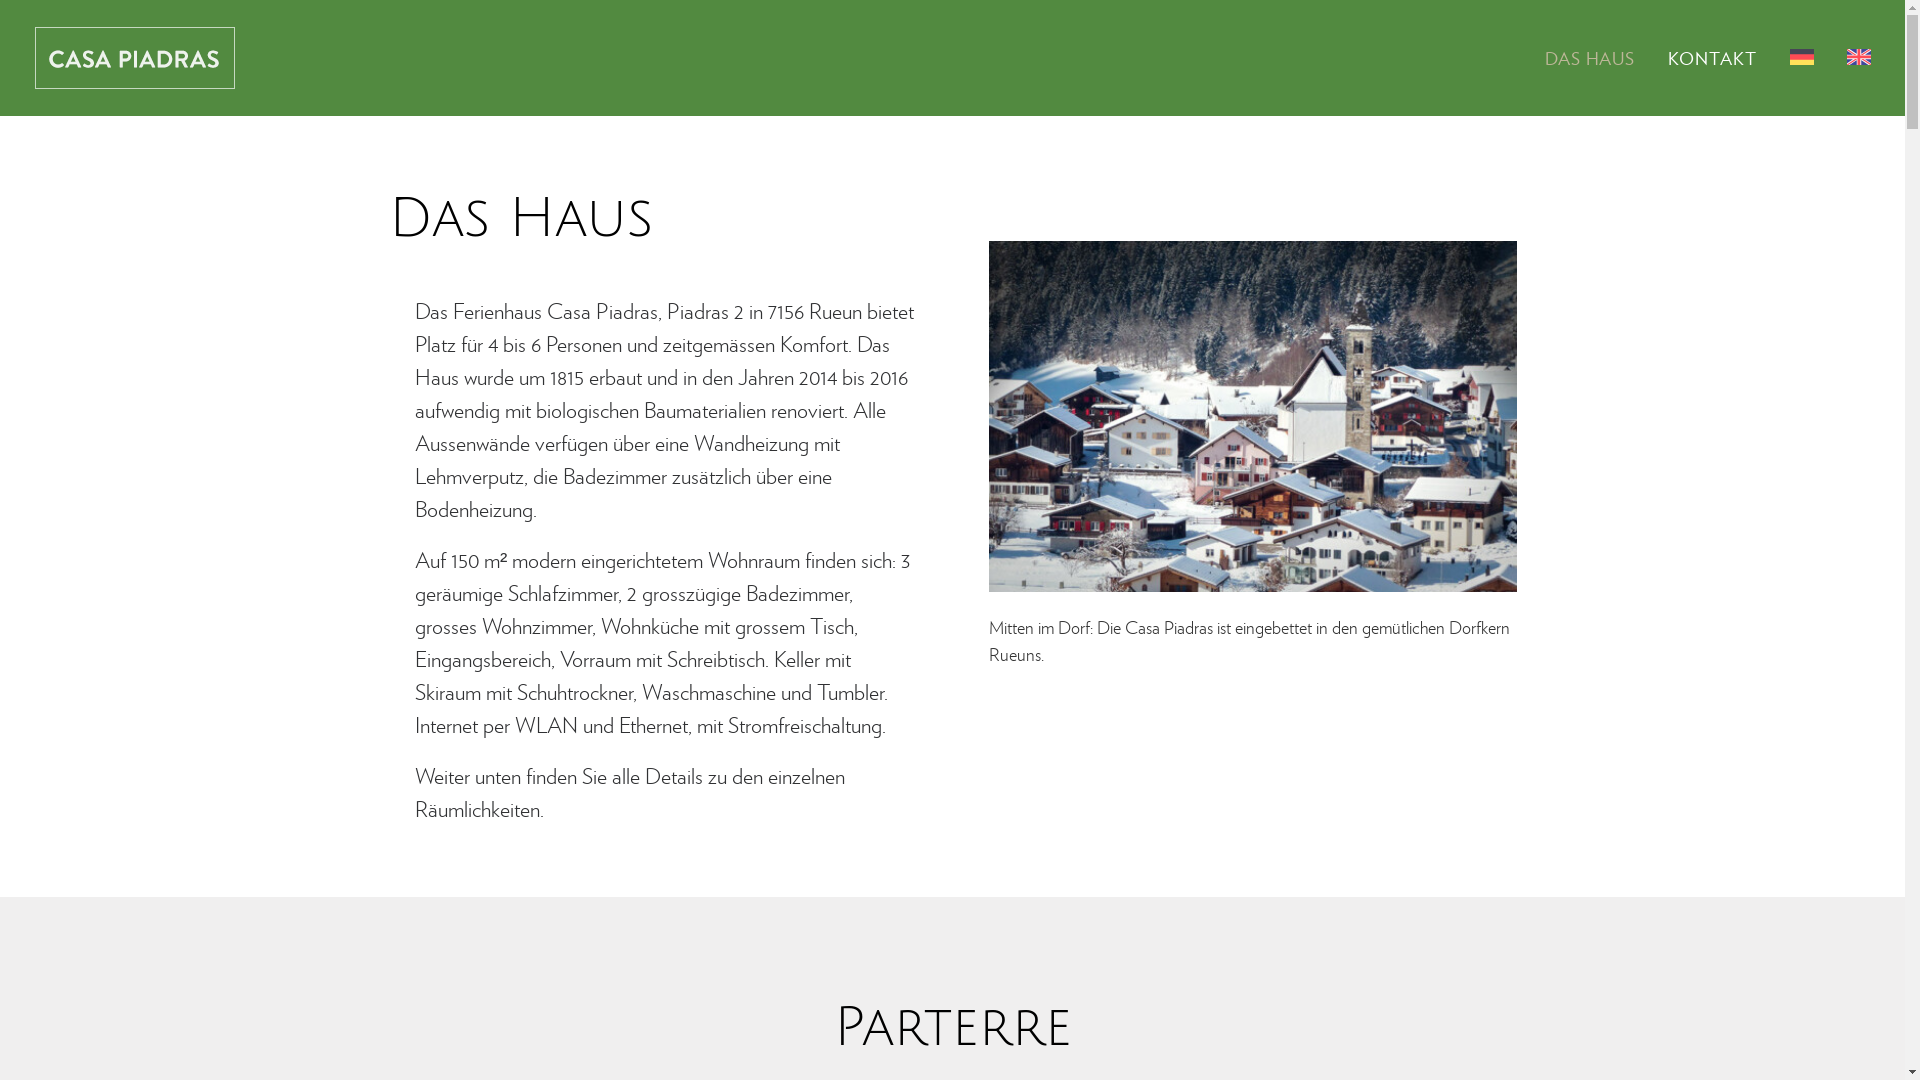  Describe the element at coordinates (1801, 56) in the screenshot. I see `'<img src="/wp-content/polylang/de_DE.png" alt="Deutsch" />'` at that location.